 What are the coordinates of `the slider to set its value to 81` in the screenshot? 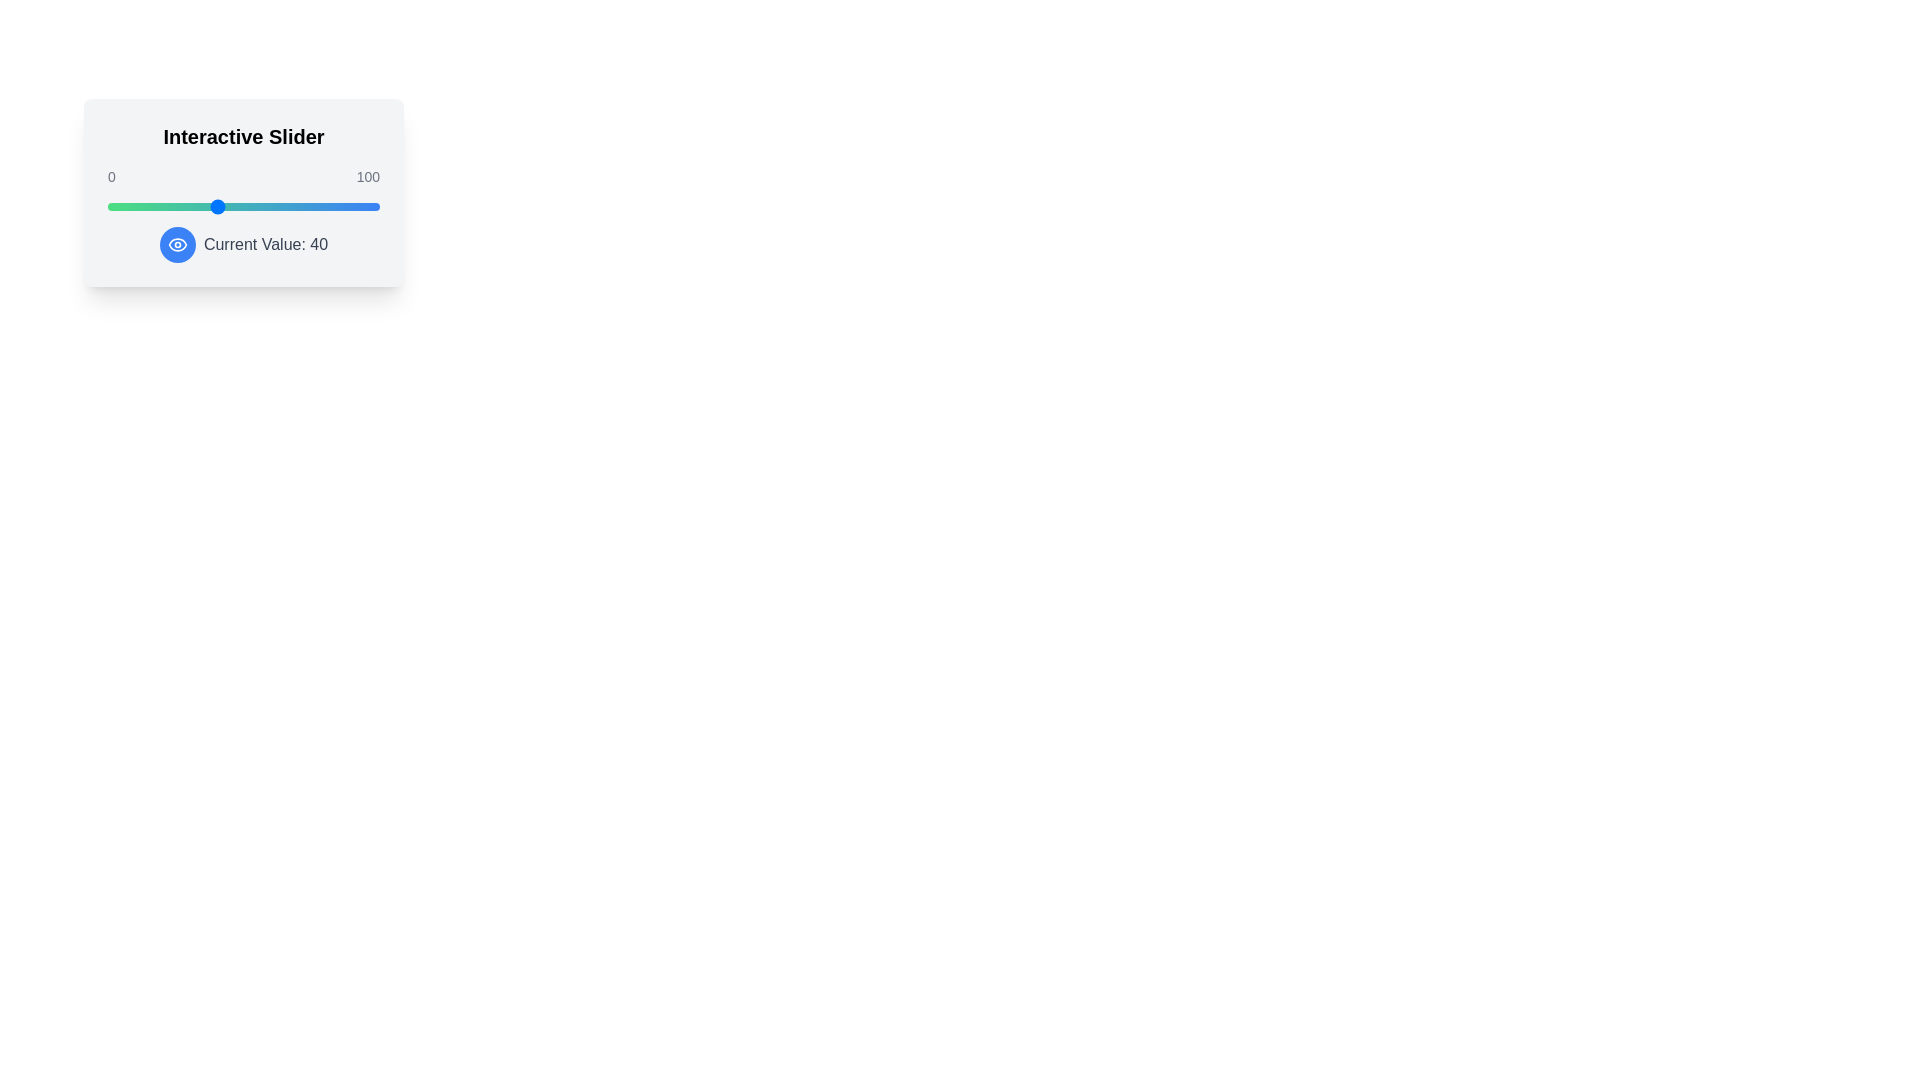 It's located at (328, 207).